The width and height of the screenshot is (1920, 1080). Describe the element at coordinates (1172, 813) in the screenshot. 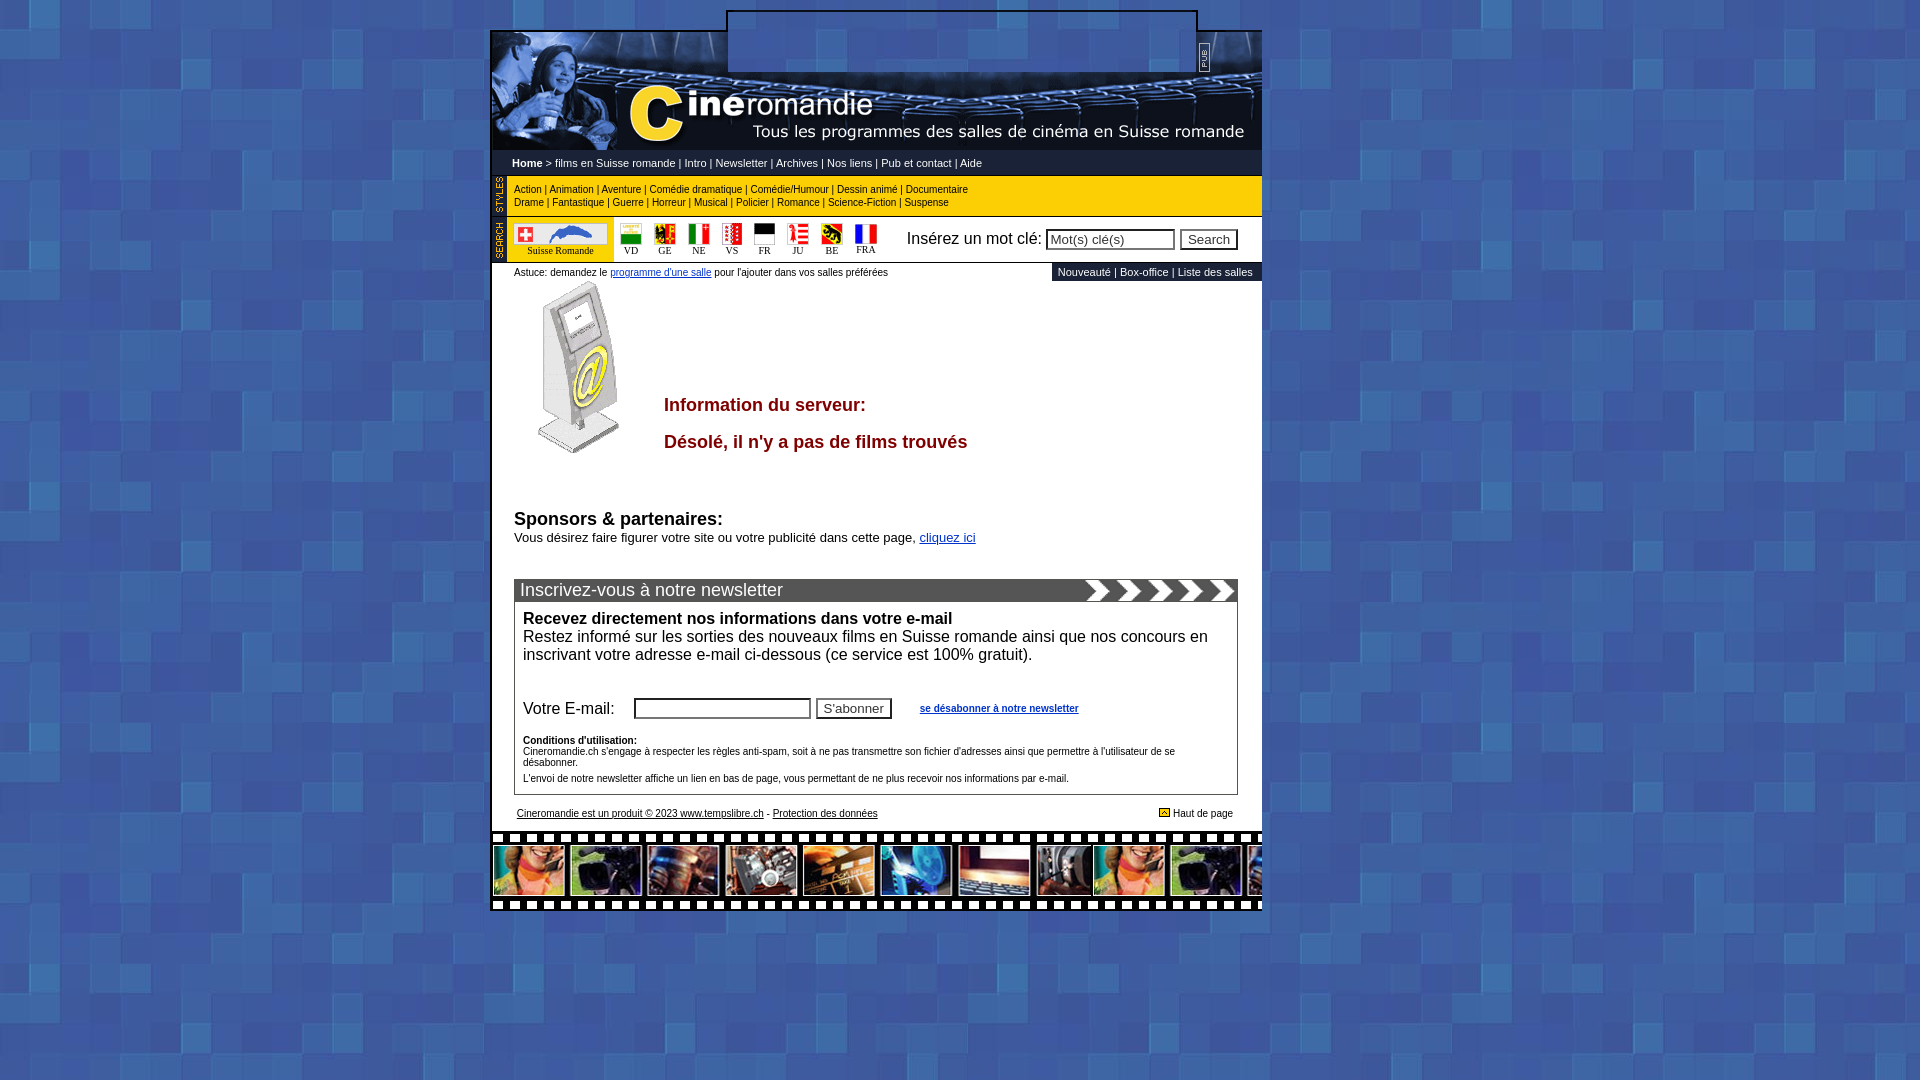

I see `'Haut de page'` at that location.